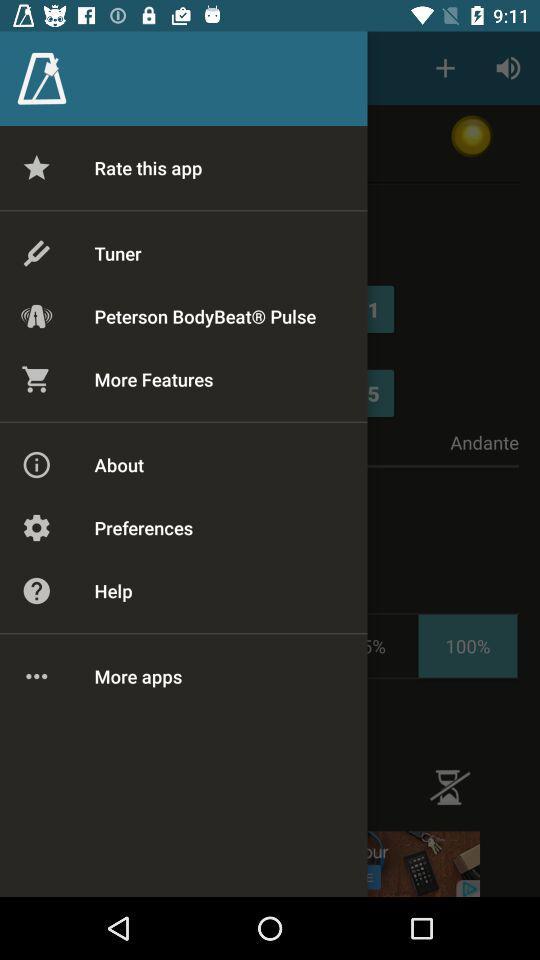 Image resolution: width=540 pixels, height=960 pixels. What do you see at coordinates (449, 787) in the screenshot?
I see `the info icon` at bounding box center [449, 787].